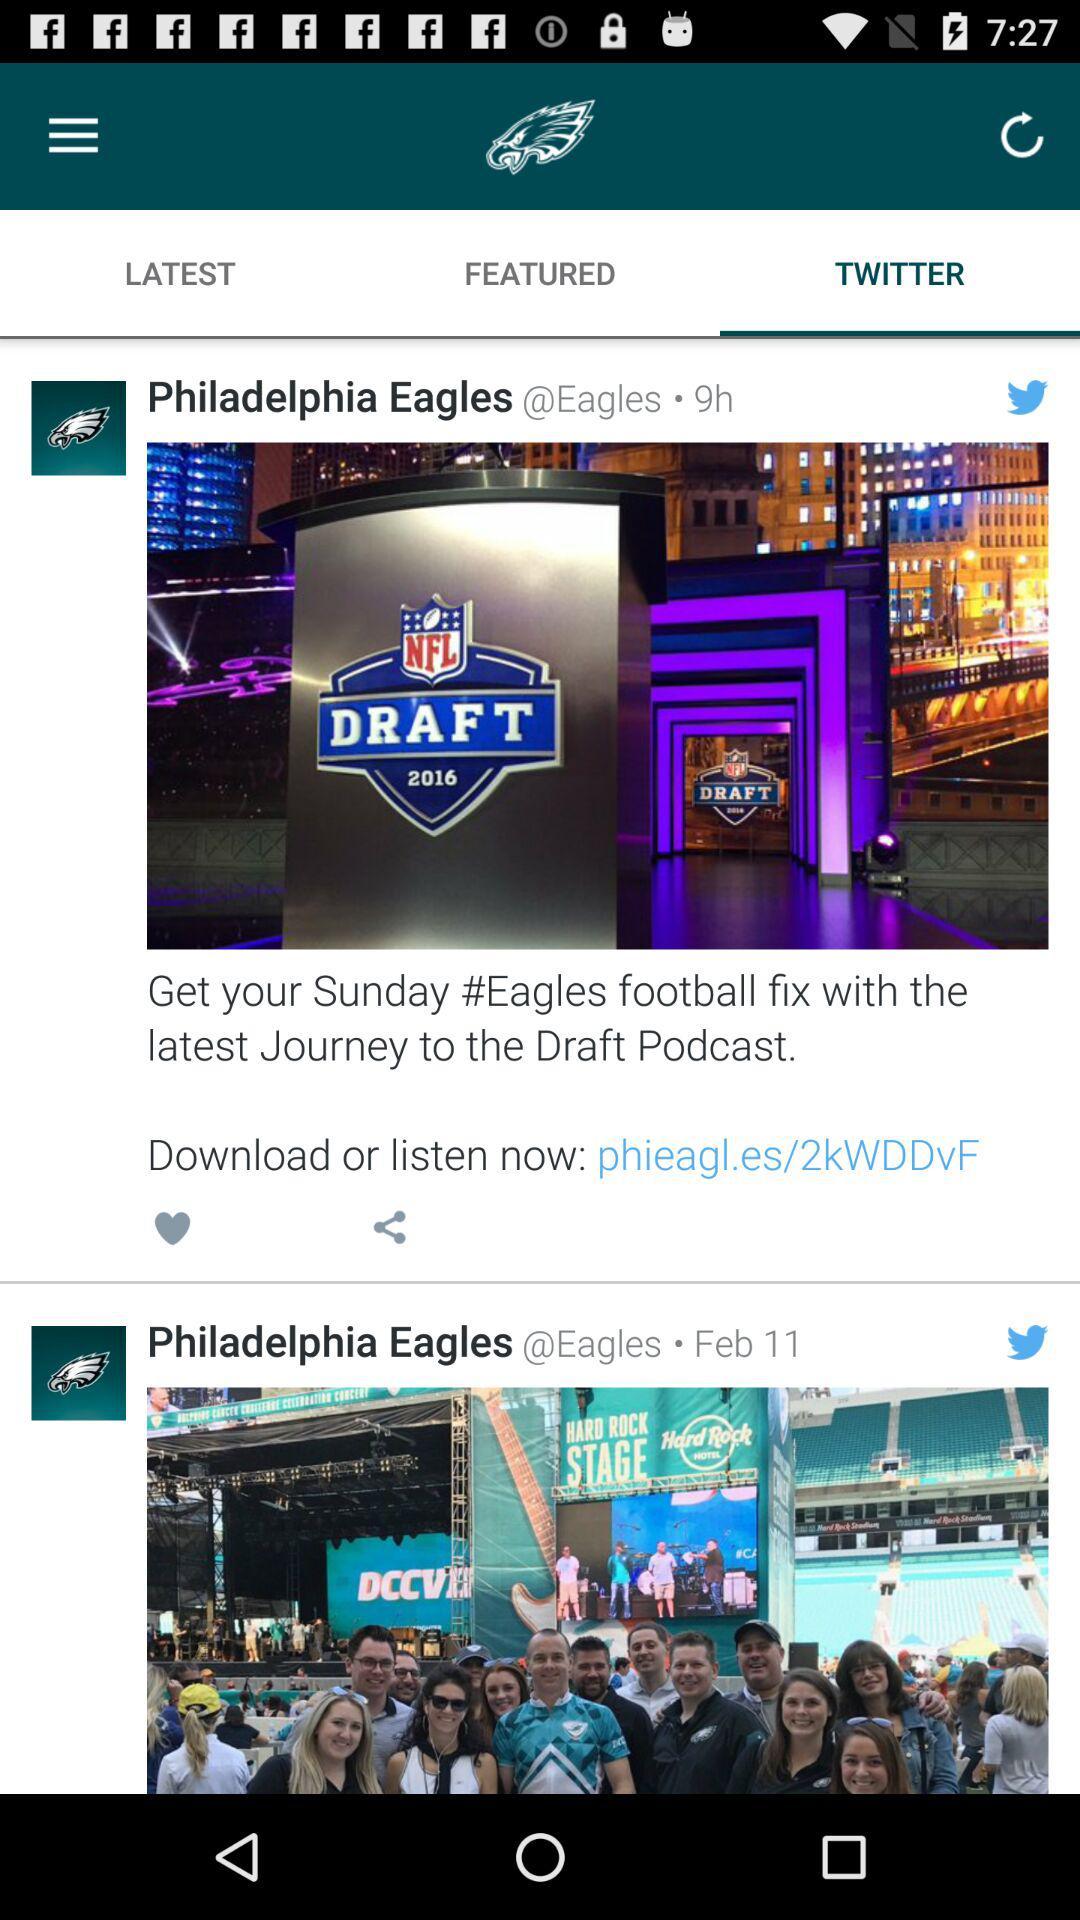  I want to click on icon on the left, so click(171, 1230).